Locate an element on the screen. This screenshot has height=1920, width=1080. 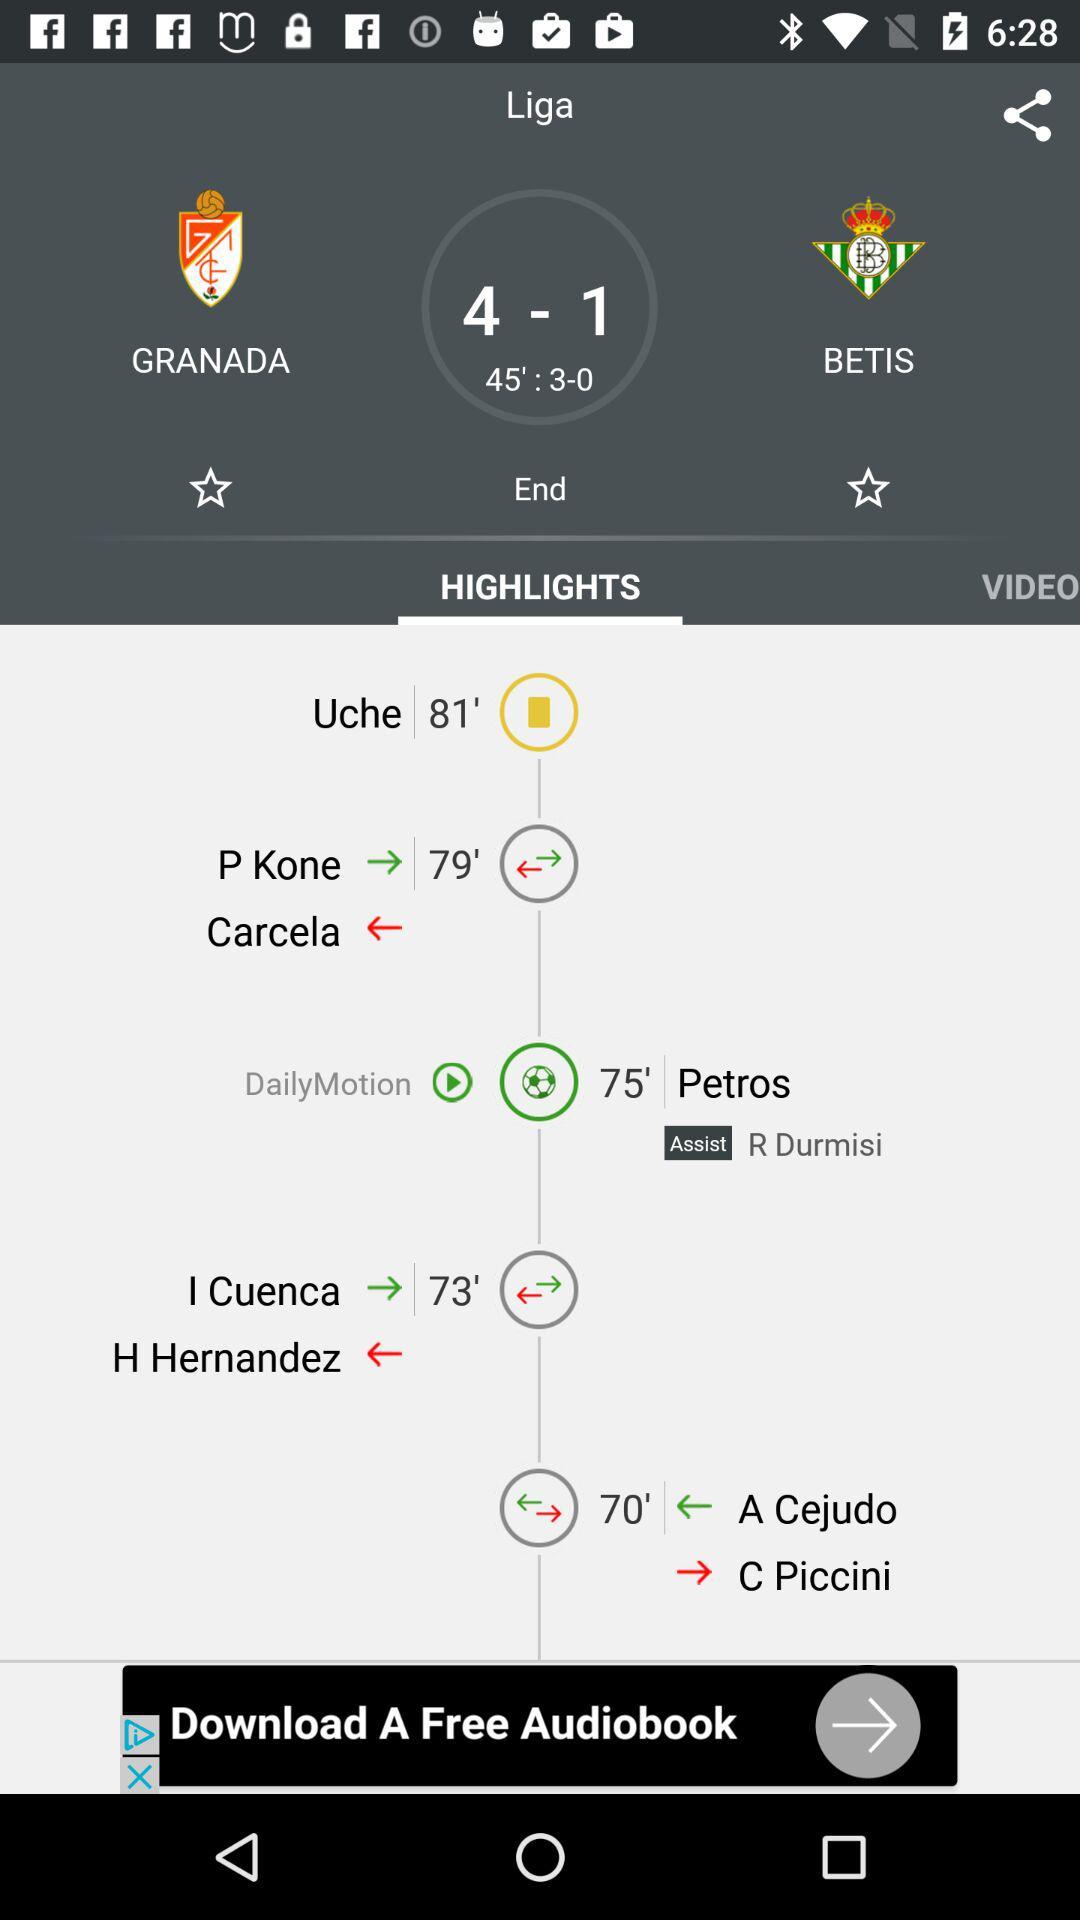
the share icon is located at coordinates (1027, 114).